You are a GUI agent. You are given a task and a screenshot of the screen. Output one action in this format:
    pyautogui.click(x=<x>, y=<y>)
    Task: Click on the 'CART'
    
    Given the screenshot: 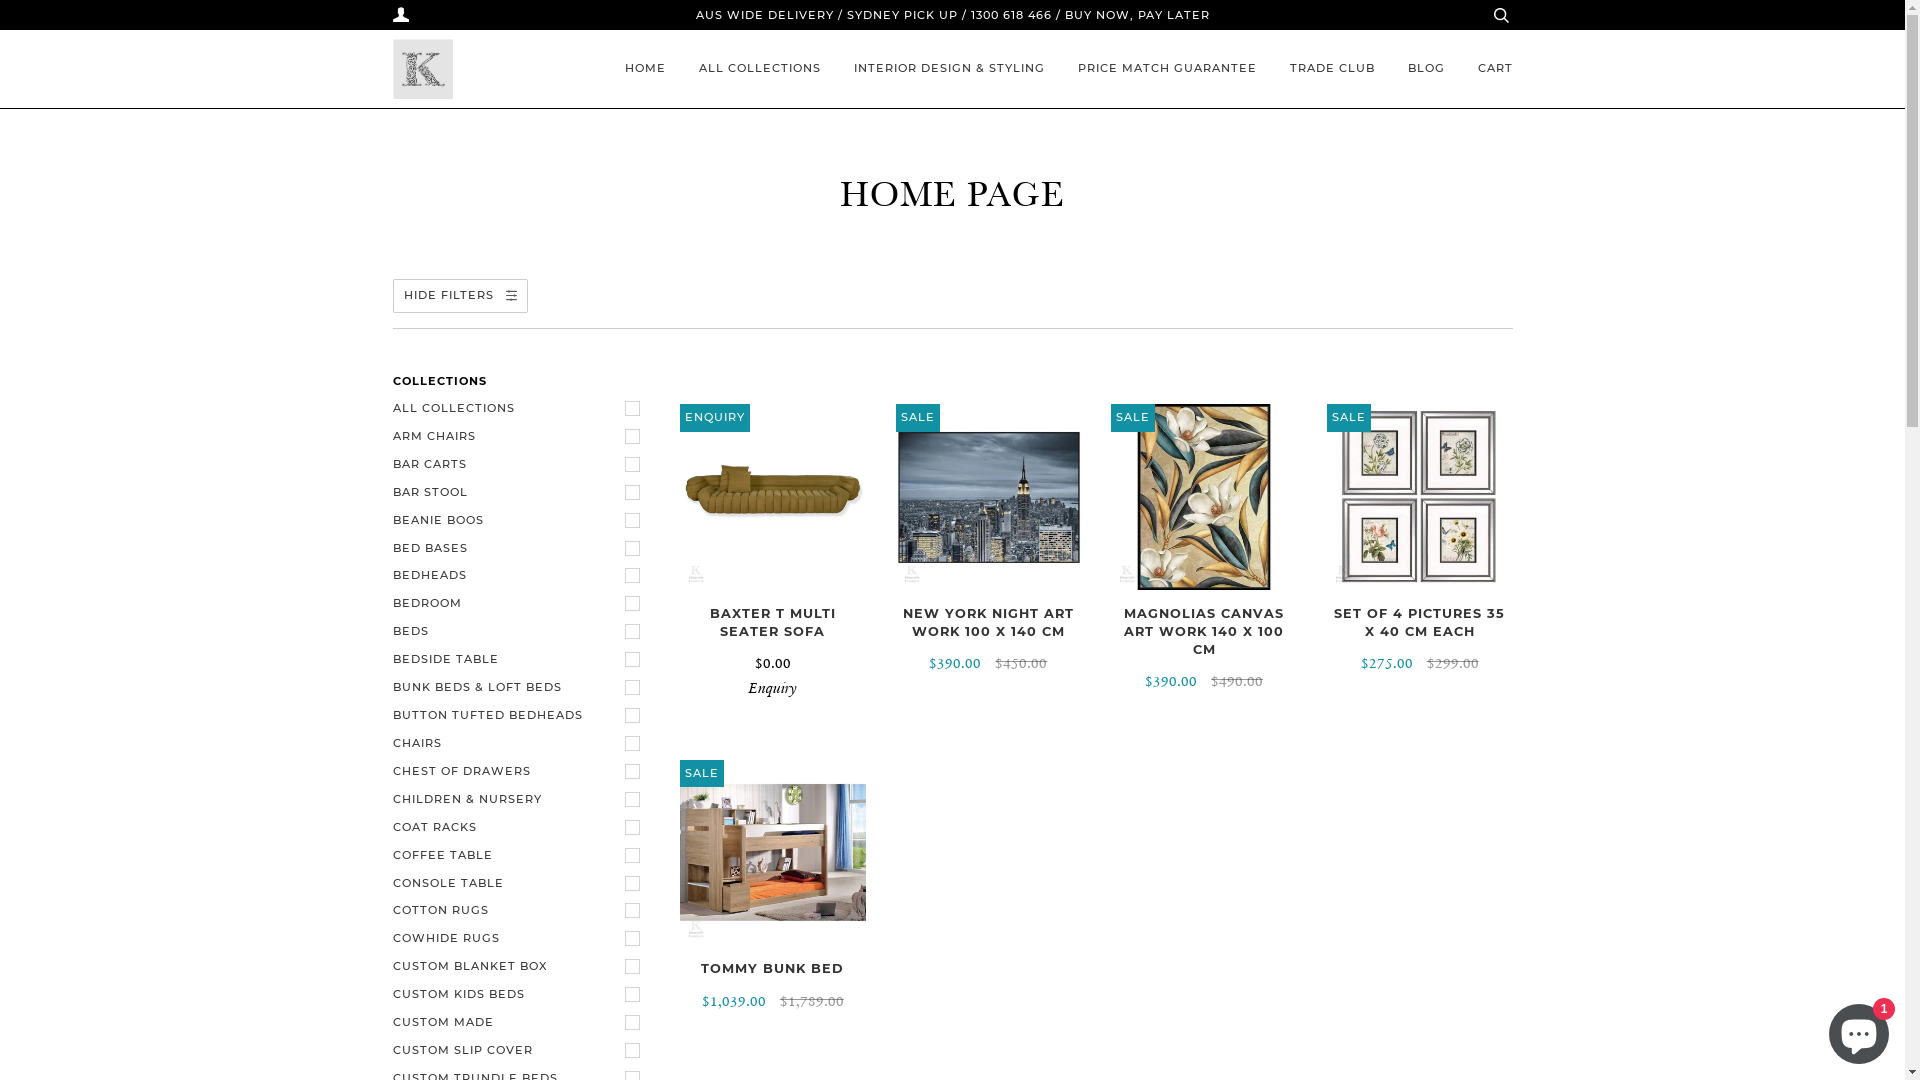 What is the action you would take?
    pyautogui.click(x=1495, y=68)
    